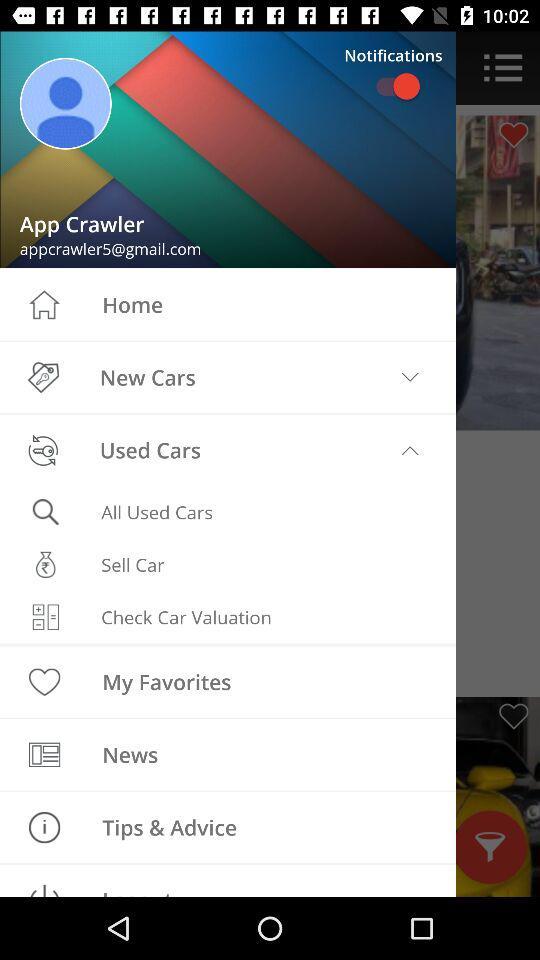 This screenshot has width=540, height=960. I want to click on the filter icon, so click(489, 846).